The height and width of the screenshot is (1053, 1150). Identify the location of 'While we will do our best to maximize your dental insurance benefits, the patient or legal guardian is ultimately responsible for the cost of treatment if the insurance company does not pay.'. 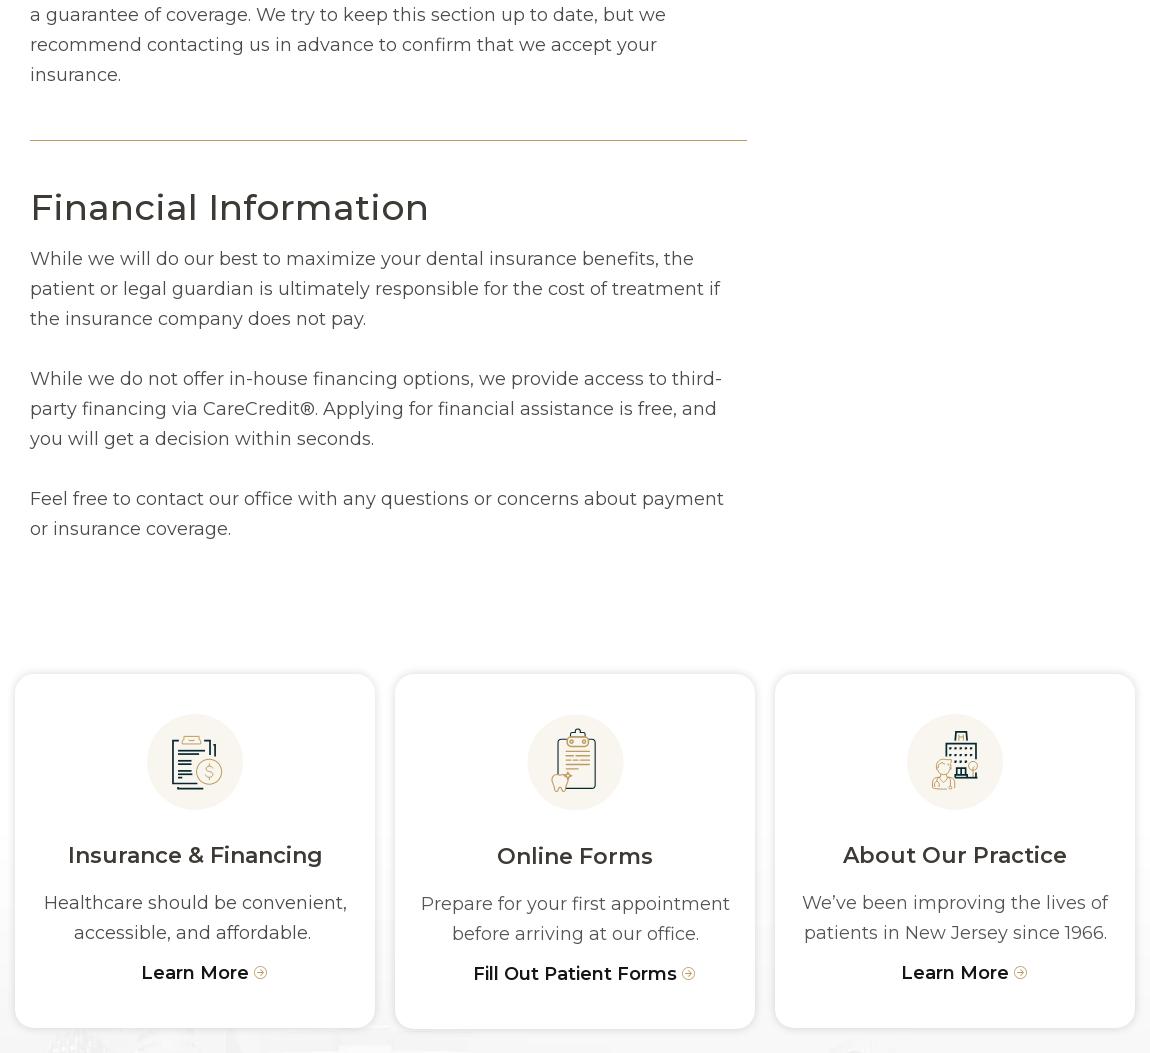
(375, 289).